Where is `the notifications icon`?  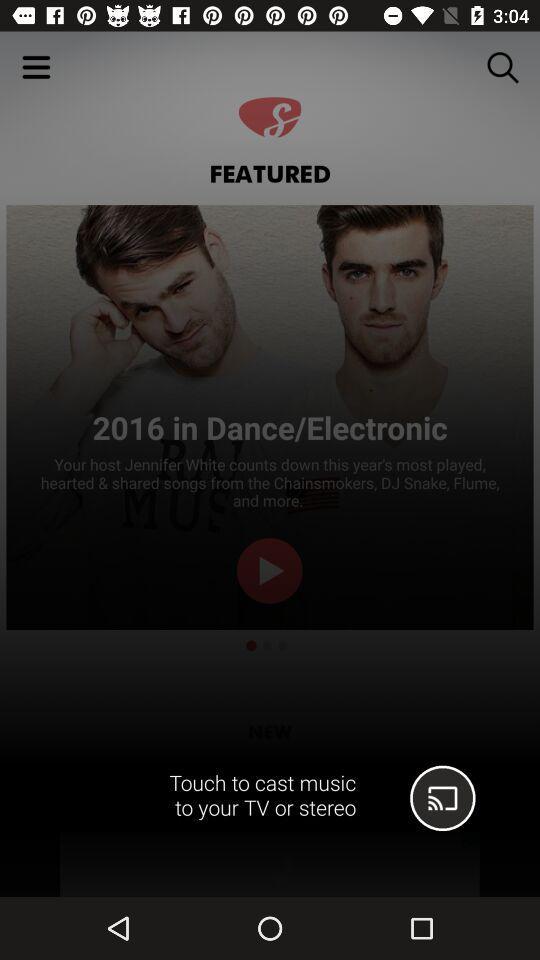
the notifications icon is located at coordinates (507, 798).